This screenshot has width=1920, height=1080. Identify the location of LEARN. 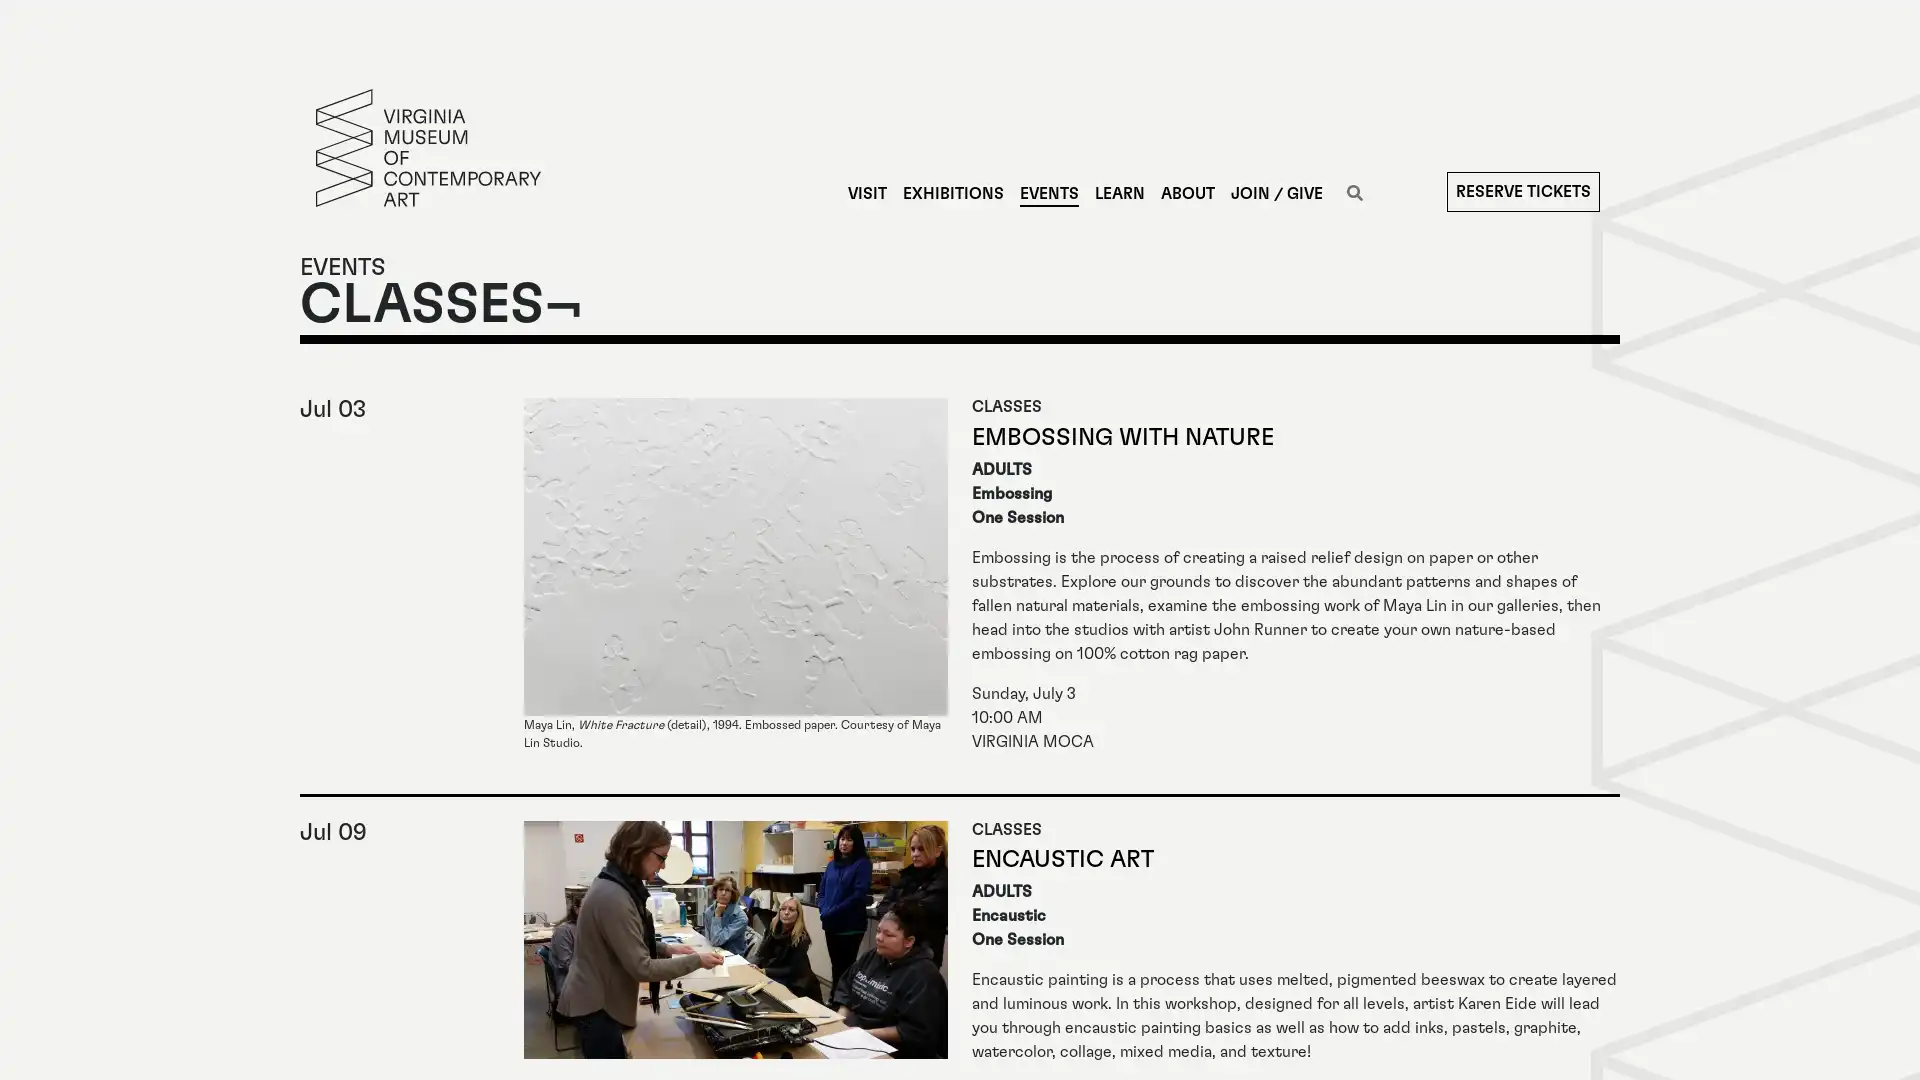
(1117, 193).